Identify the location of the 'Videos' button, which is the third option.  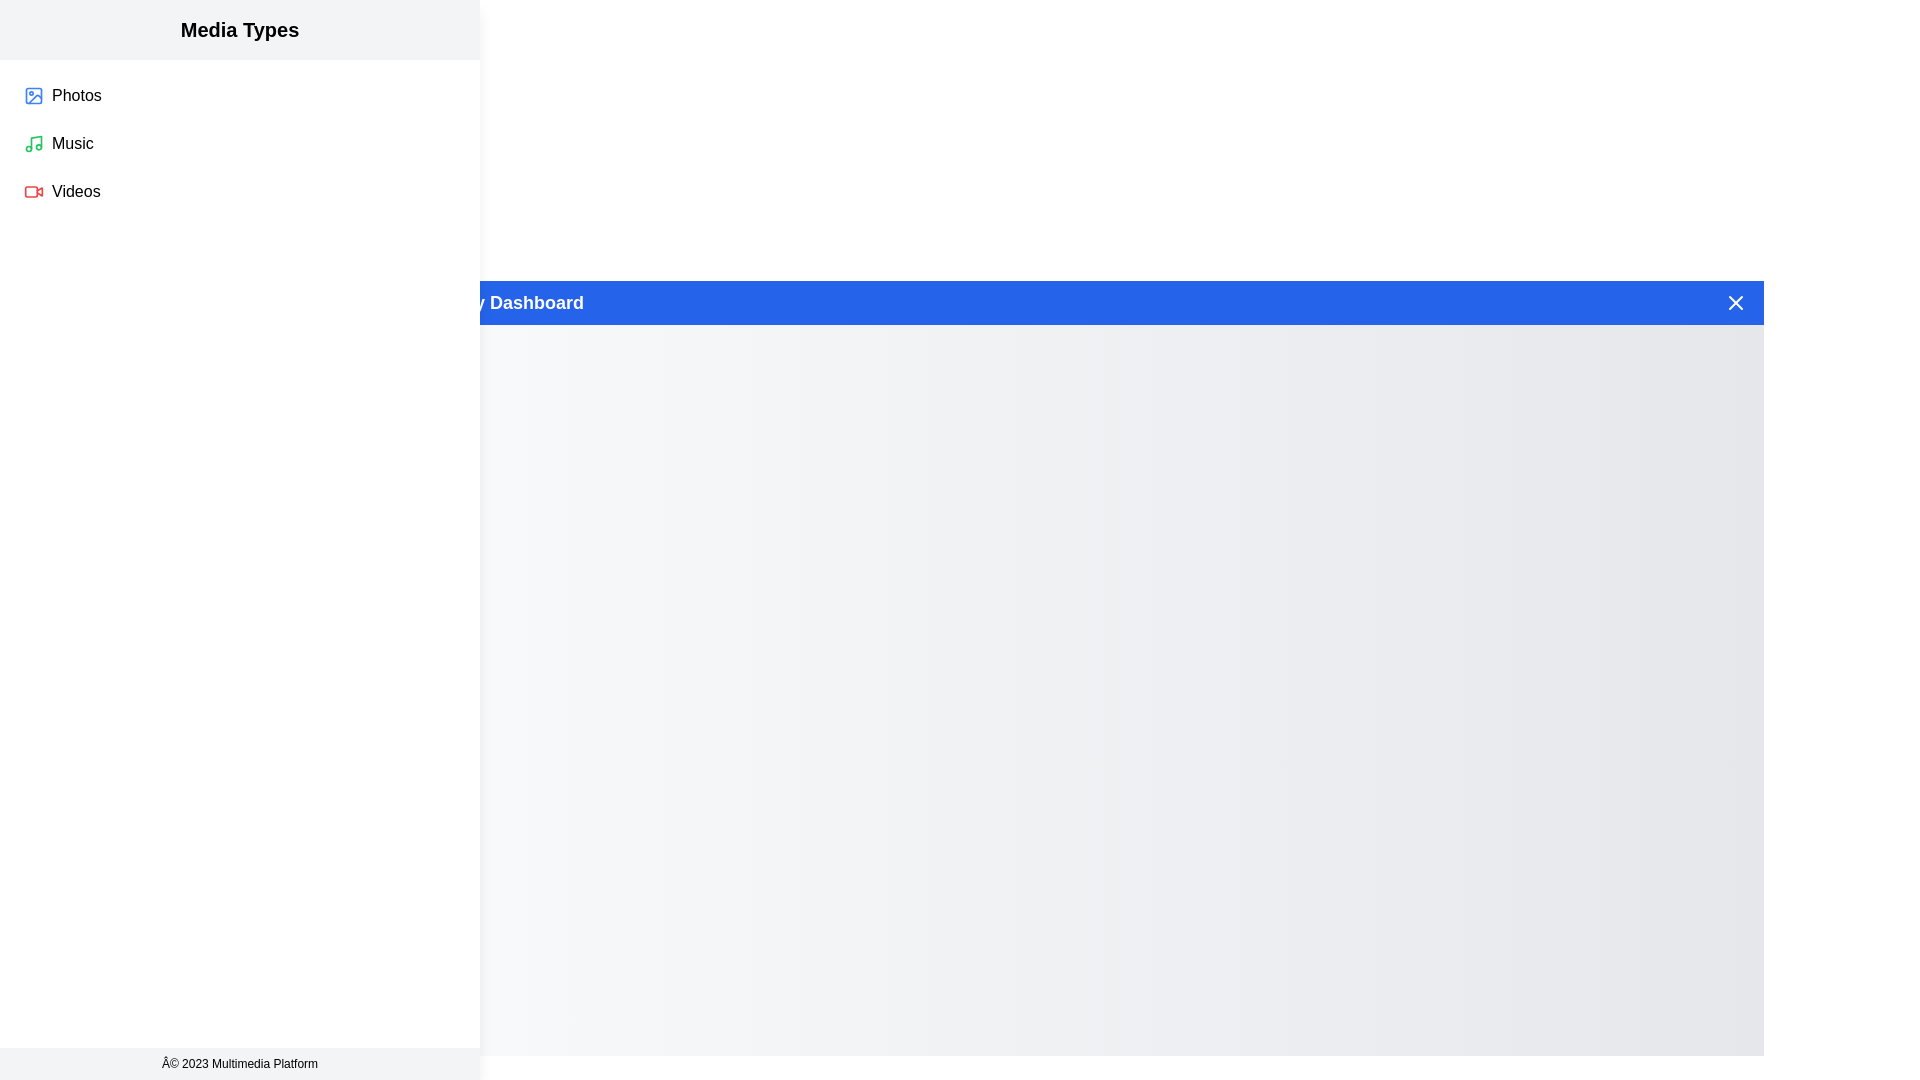
(240, 192).